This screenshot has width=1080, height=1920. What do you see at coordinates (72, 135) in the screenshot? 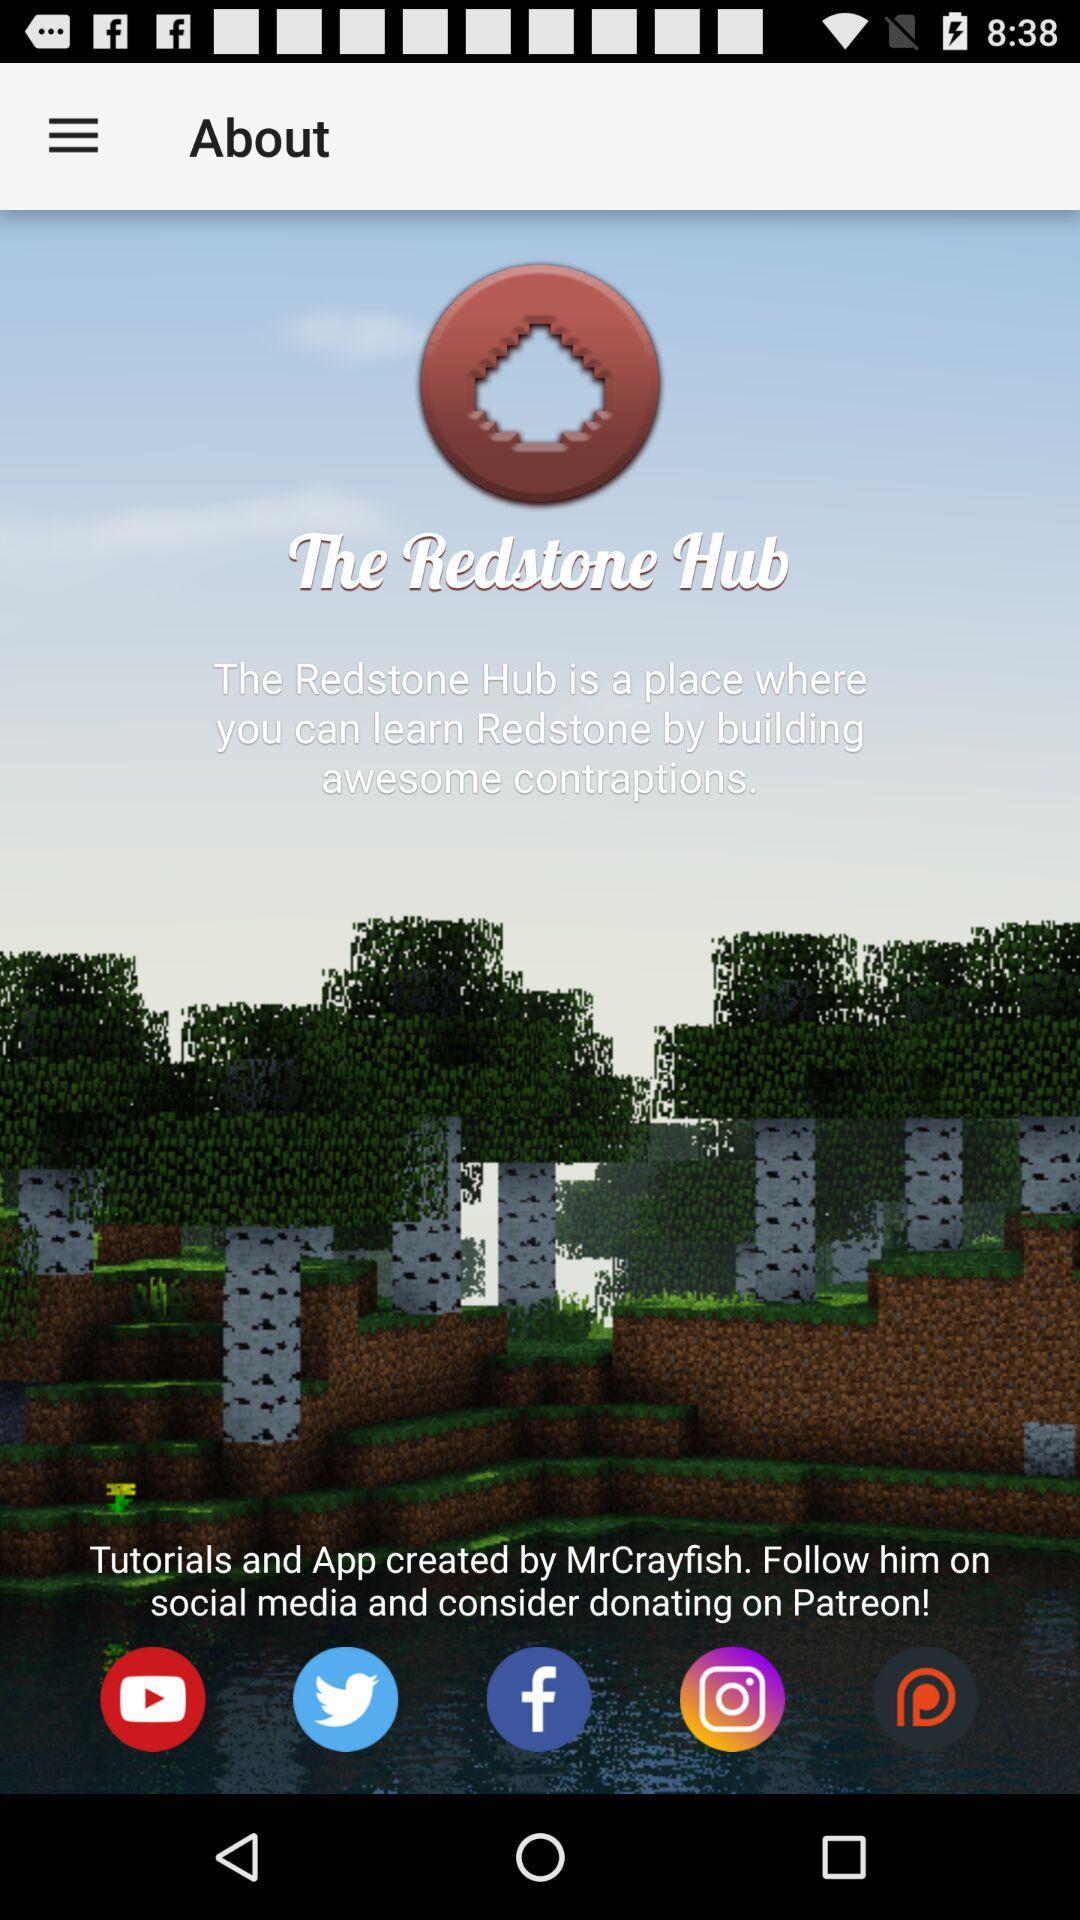
I see `item next to the about` at bounding box center [72, 135].